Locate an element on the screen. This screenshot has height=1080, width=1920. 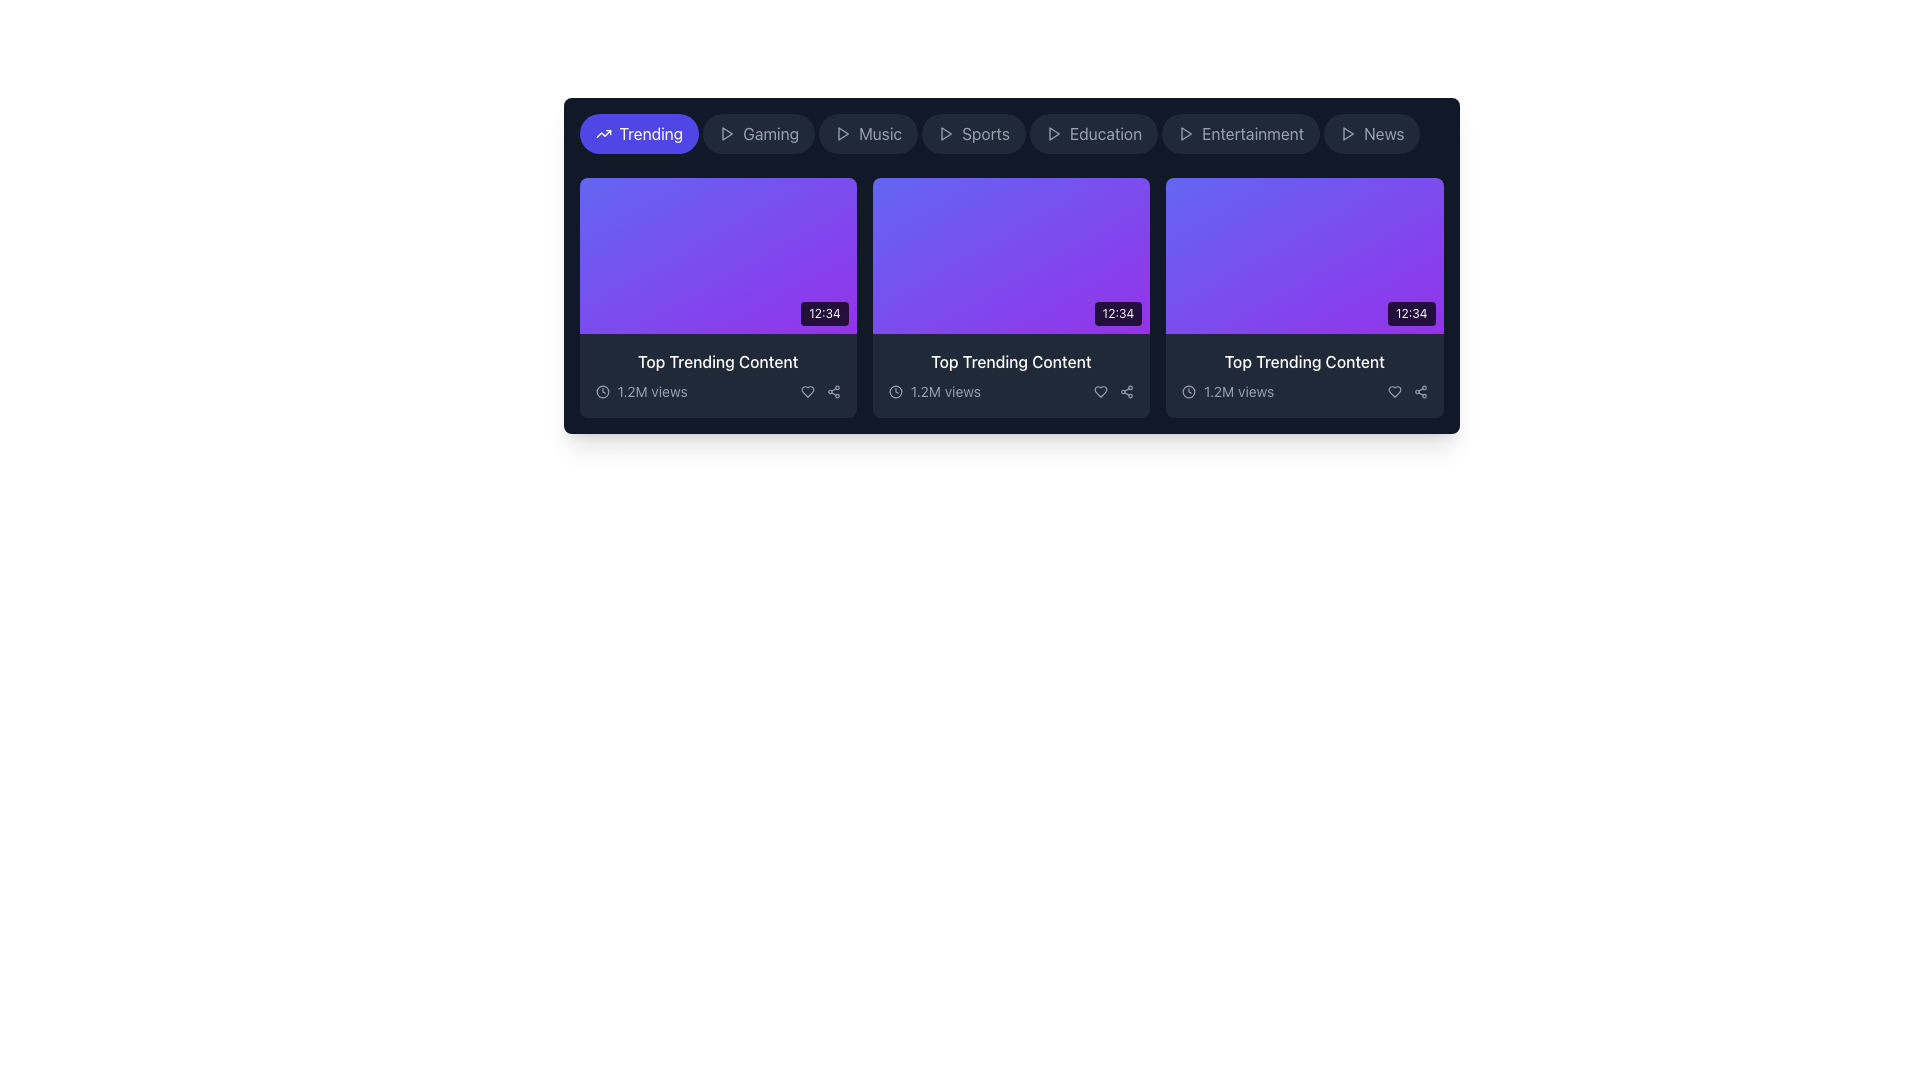
the heart-shaped 'like' button outlined in white, located below the thumbnail of a trending content card in the interaction bar is located at coordinates (1393, 392).